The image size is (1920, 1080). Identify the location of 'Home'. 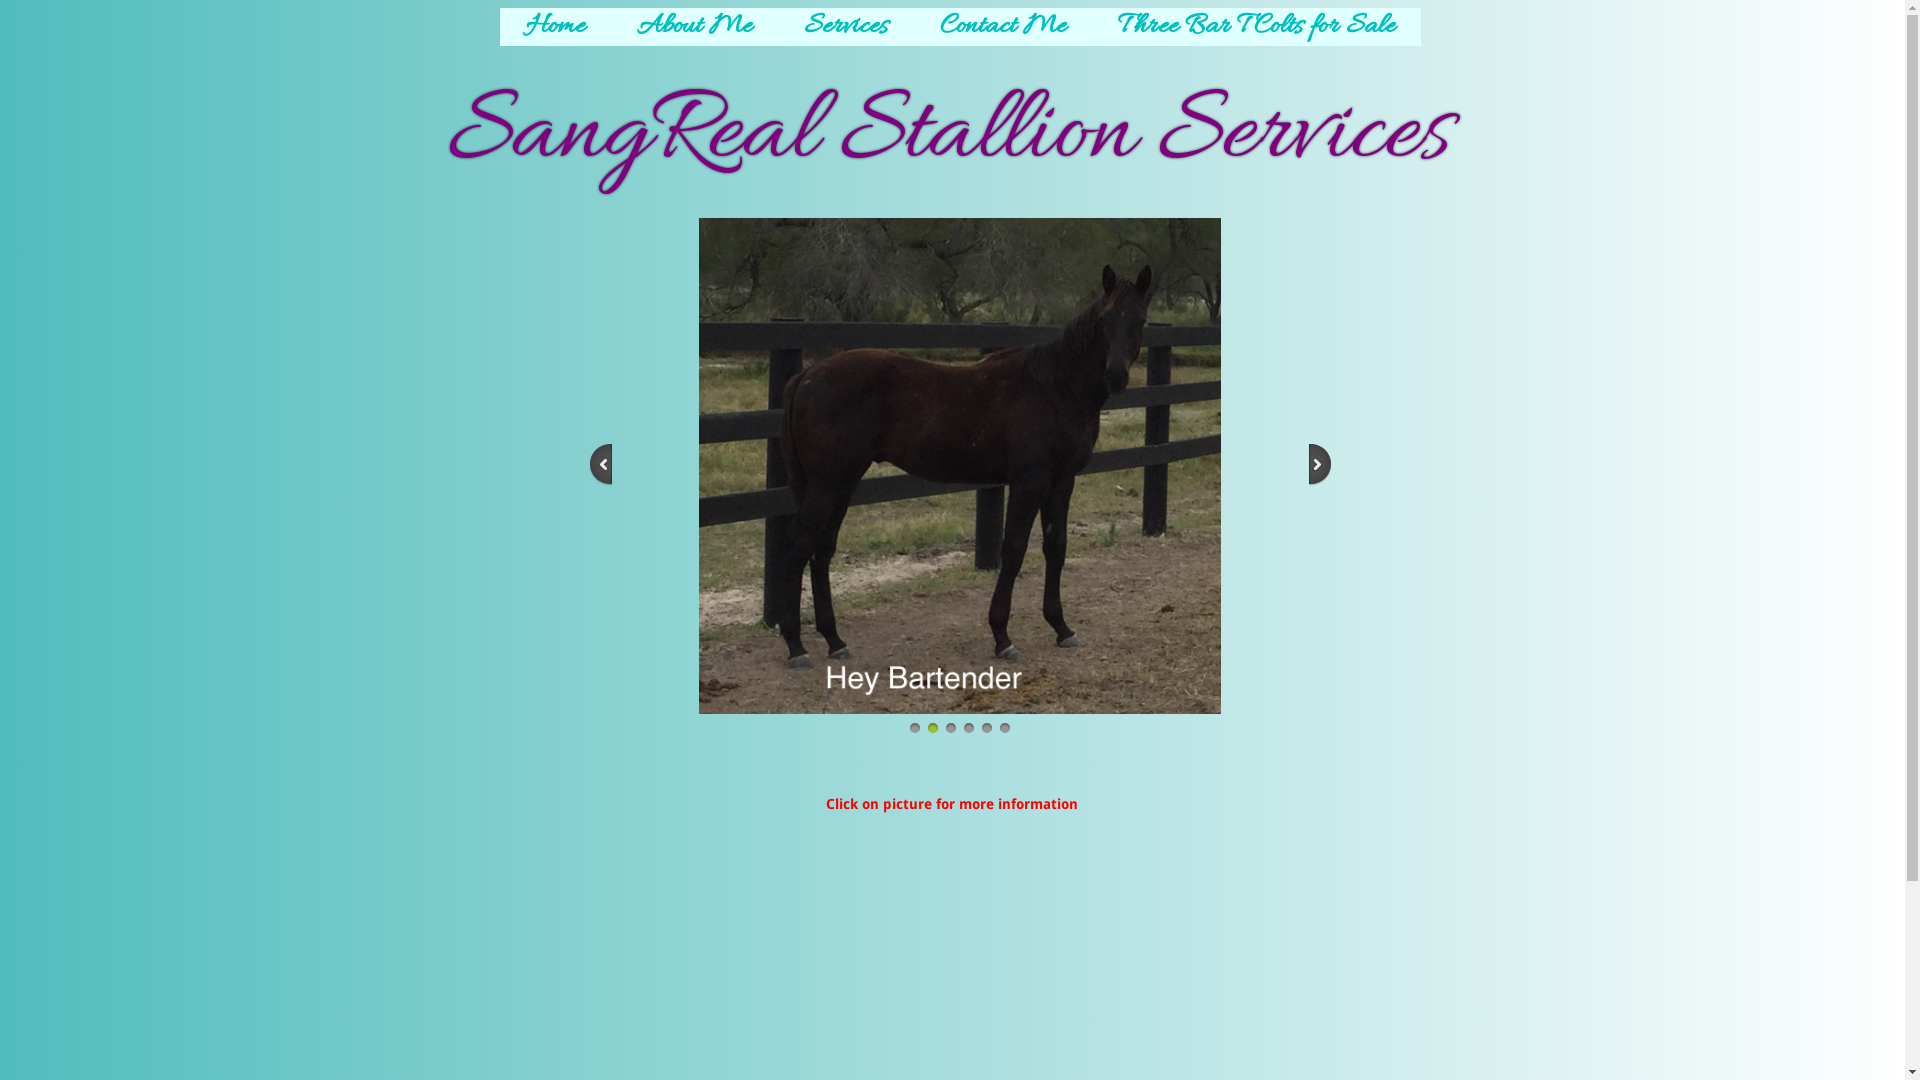
(555, 27).